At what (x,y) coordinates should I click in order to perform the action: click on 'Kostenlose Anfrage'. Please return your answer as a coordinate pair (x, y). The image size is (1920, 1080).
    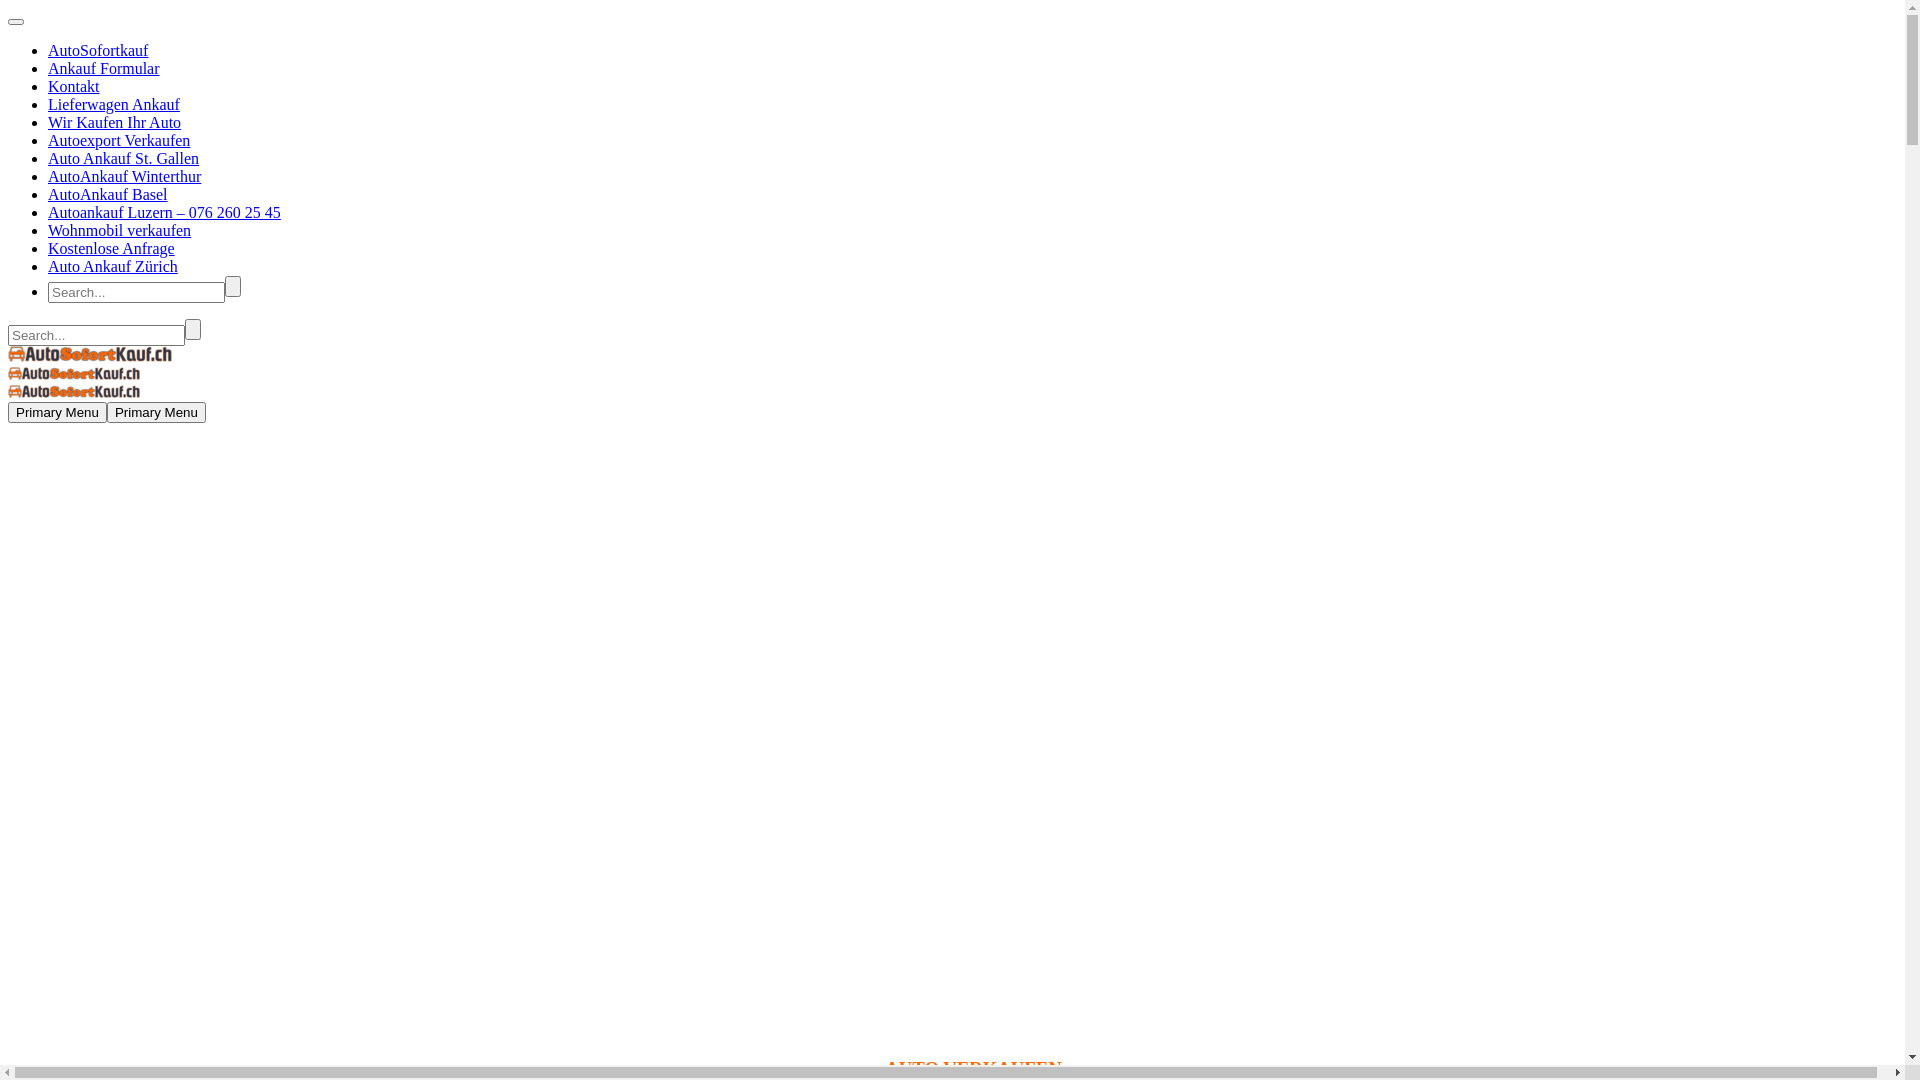
    Looking at the image, I should click on (48, 247).